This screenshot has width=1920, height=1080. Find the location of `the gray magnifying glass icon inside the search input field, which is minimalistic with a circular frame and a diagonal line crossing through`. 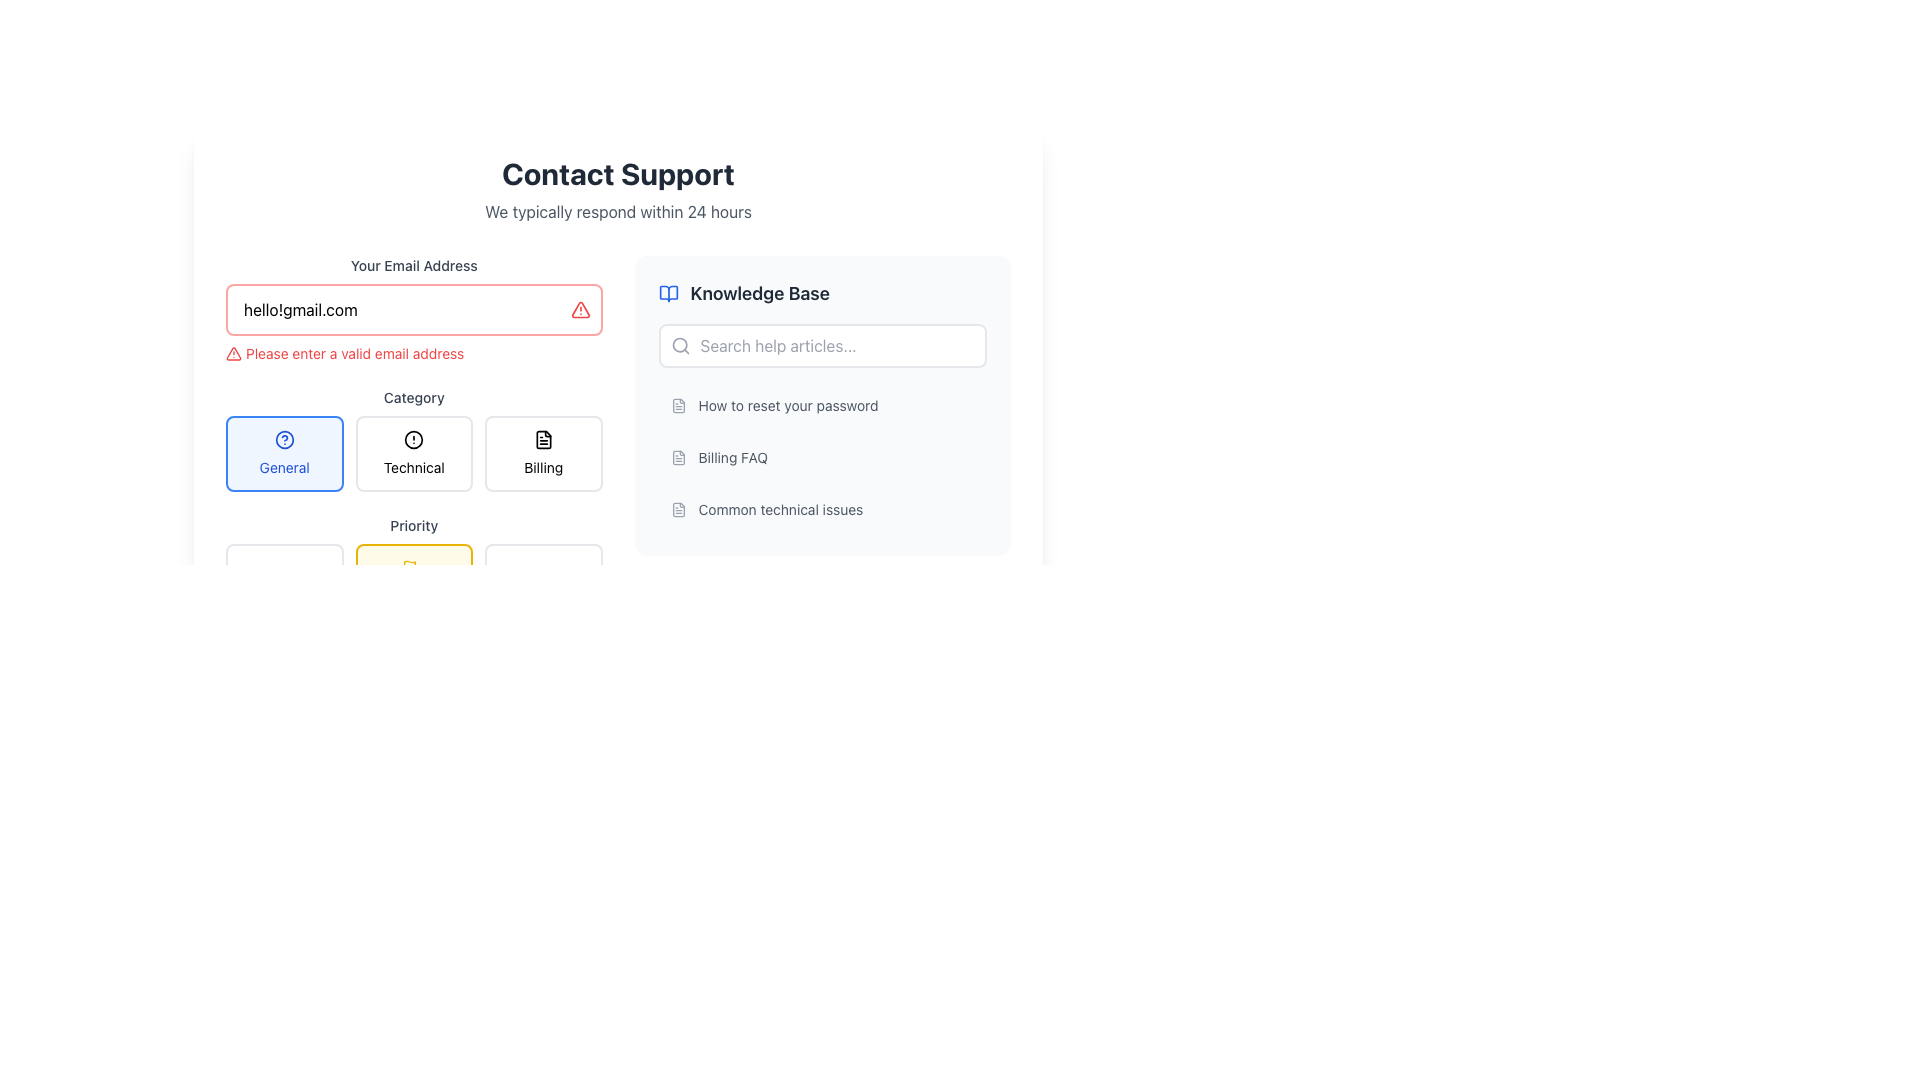

the gray magnifying glass icon inside the search input field, which is minimalistic with a circular frame and a diagonal line crossing through is located at coordinates (680, 345).